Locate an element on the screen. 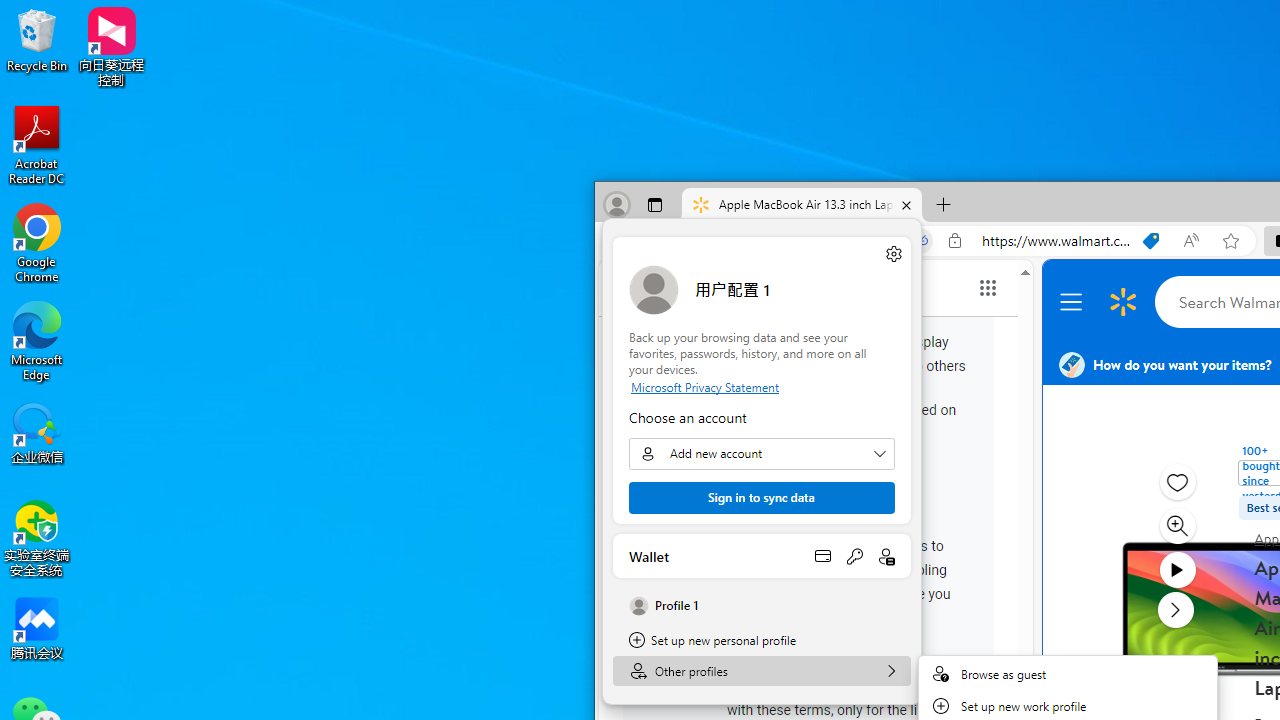 Image resolution: width=1280 pixels, height=720 pixels. 'Browse as guest' is located at coordinates (1067, 673).